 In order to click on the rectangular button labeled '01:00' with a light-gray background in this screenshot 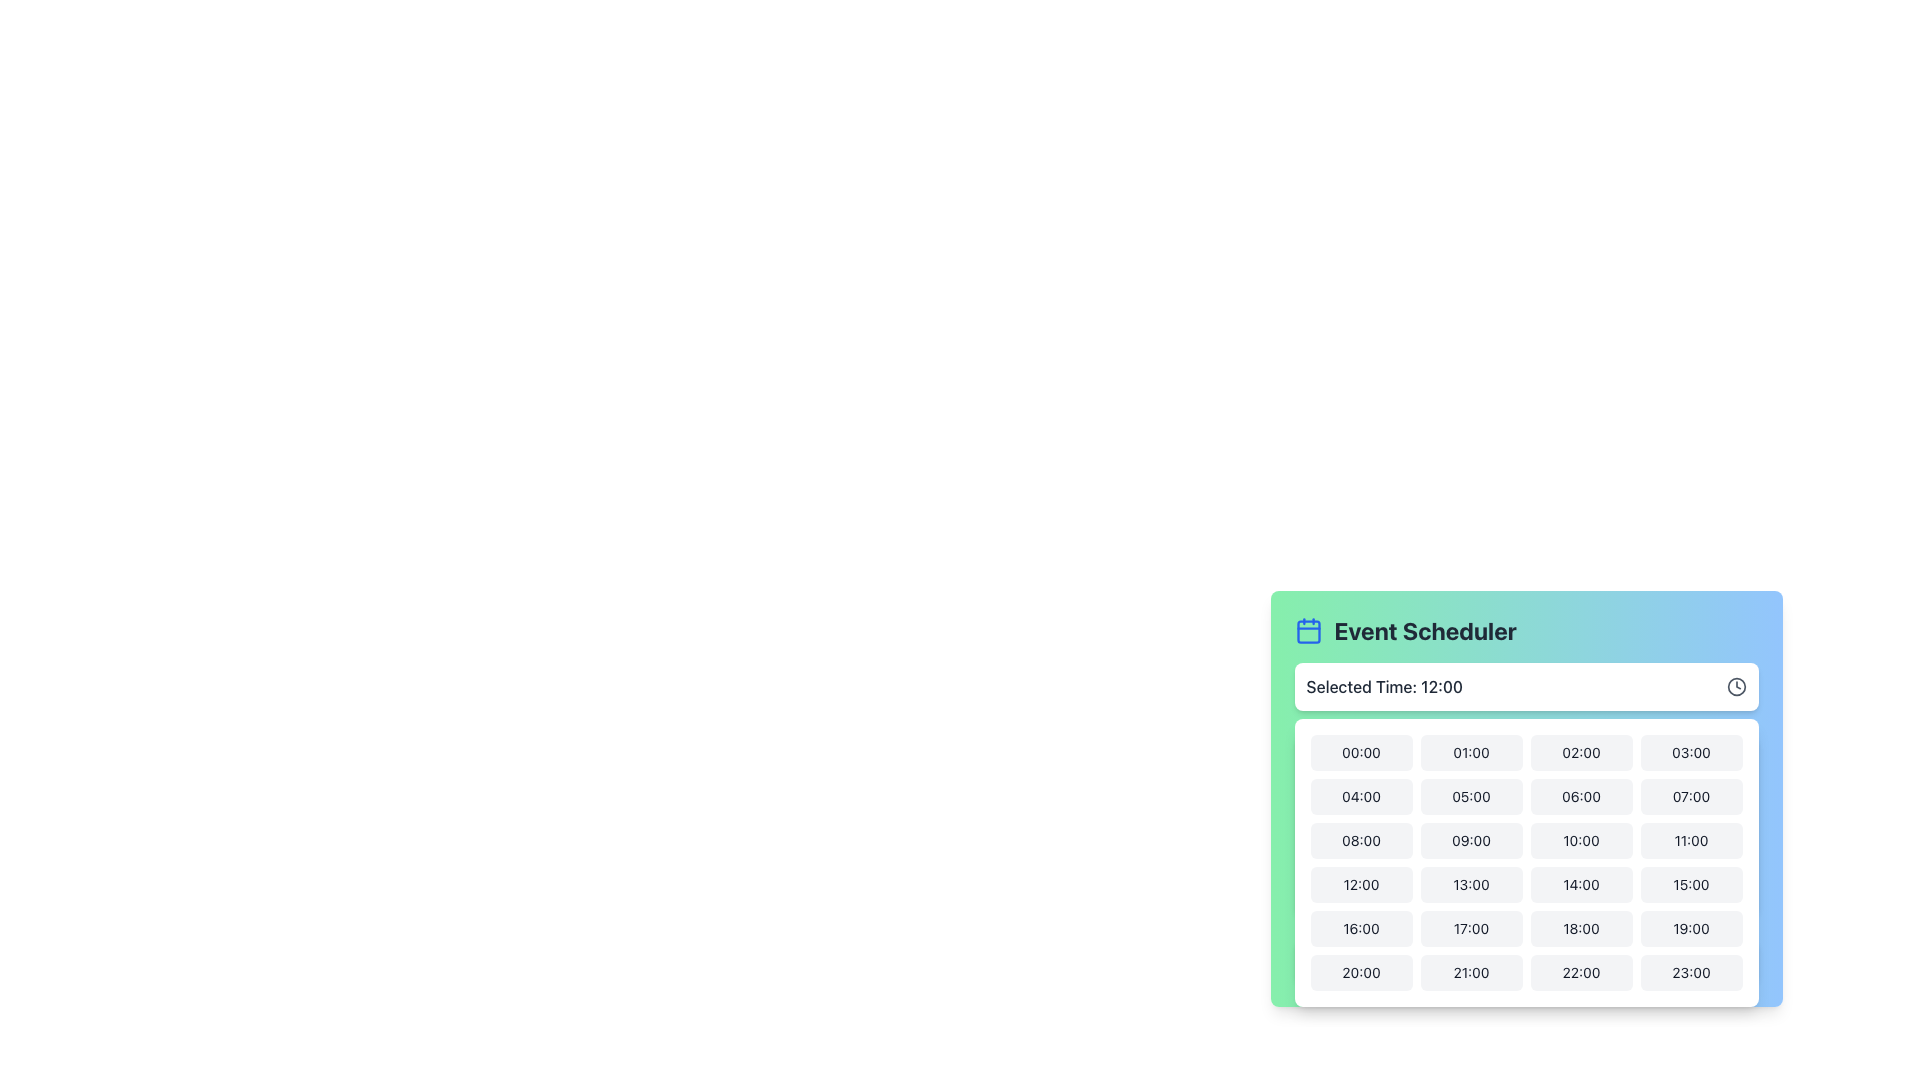, I will do `click(1471, 752)`.